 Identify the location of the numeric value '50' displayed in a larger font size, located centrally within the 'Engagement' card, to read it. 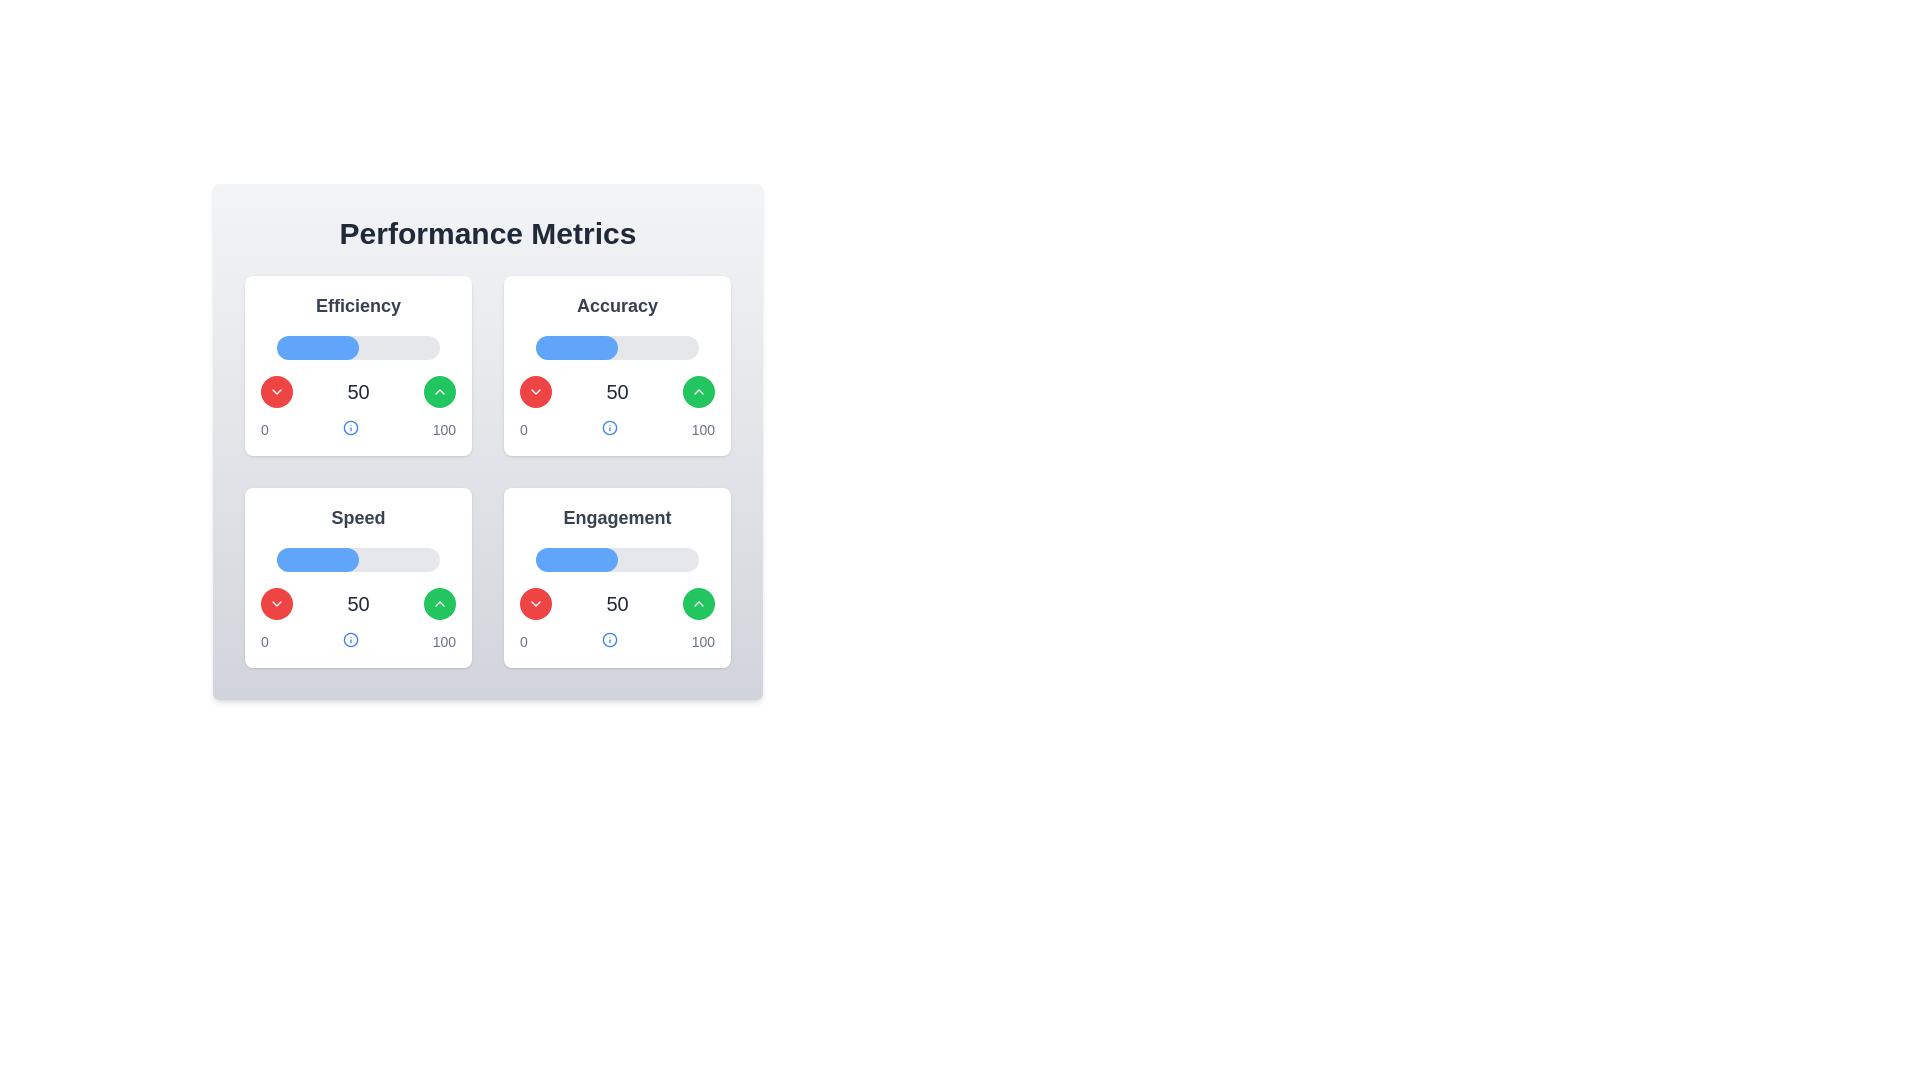
(616, 603).